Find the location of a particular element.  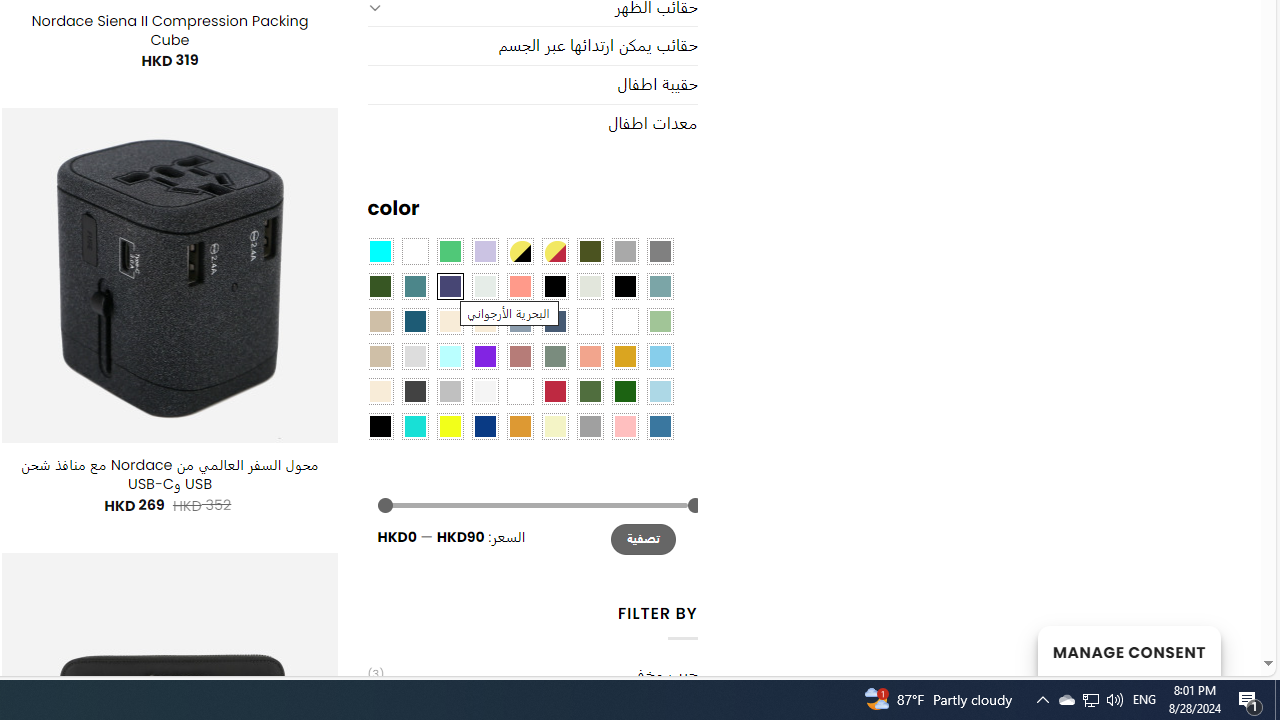

'Mint' is located at coordinates (448, 354).